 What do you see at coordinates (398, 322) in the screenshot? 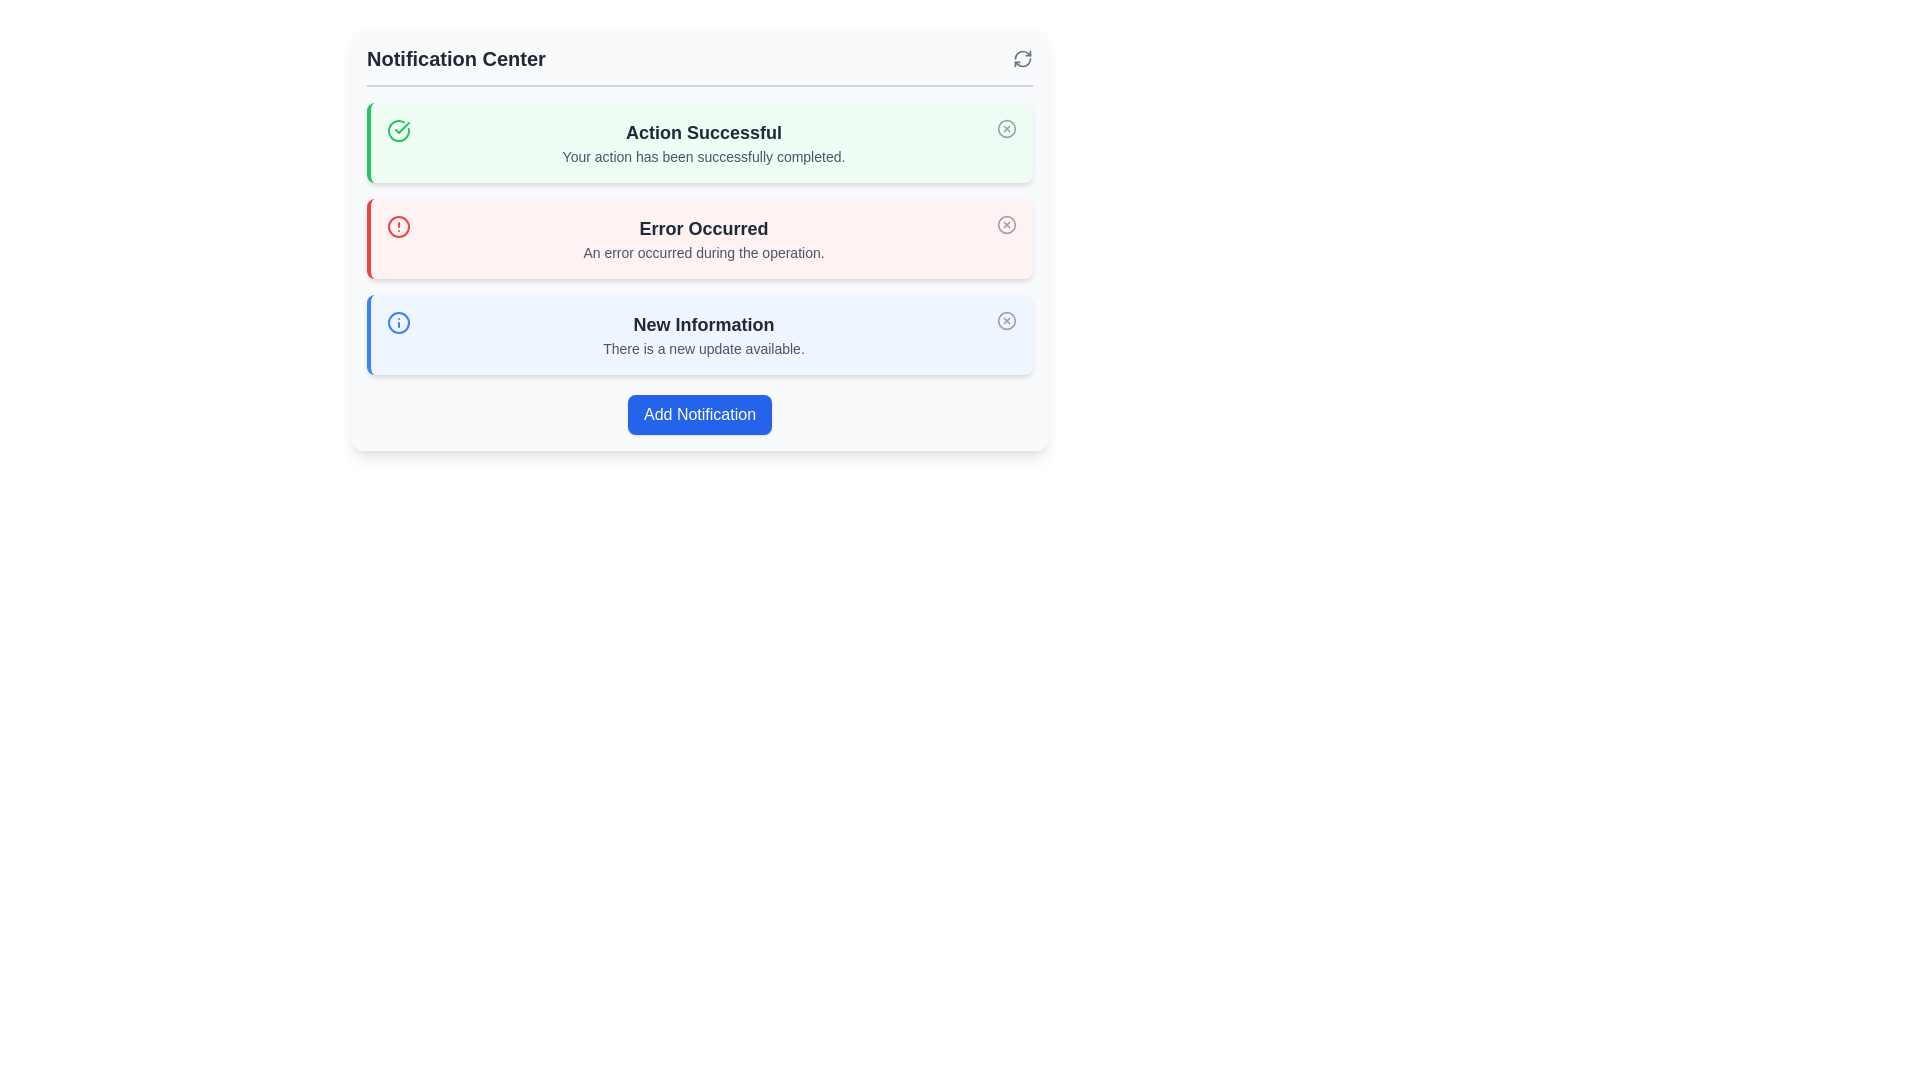
I see `the icon that indicates new information or updates, located at the leftmost side of the third notification box labeled 'New Information' in the notification center` at bounding box center [398, 322].